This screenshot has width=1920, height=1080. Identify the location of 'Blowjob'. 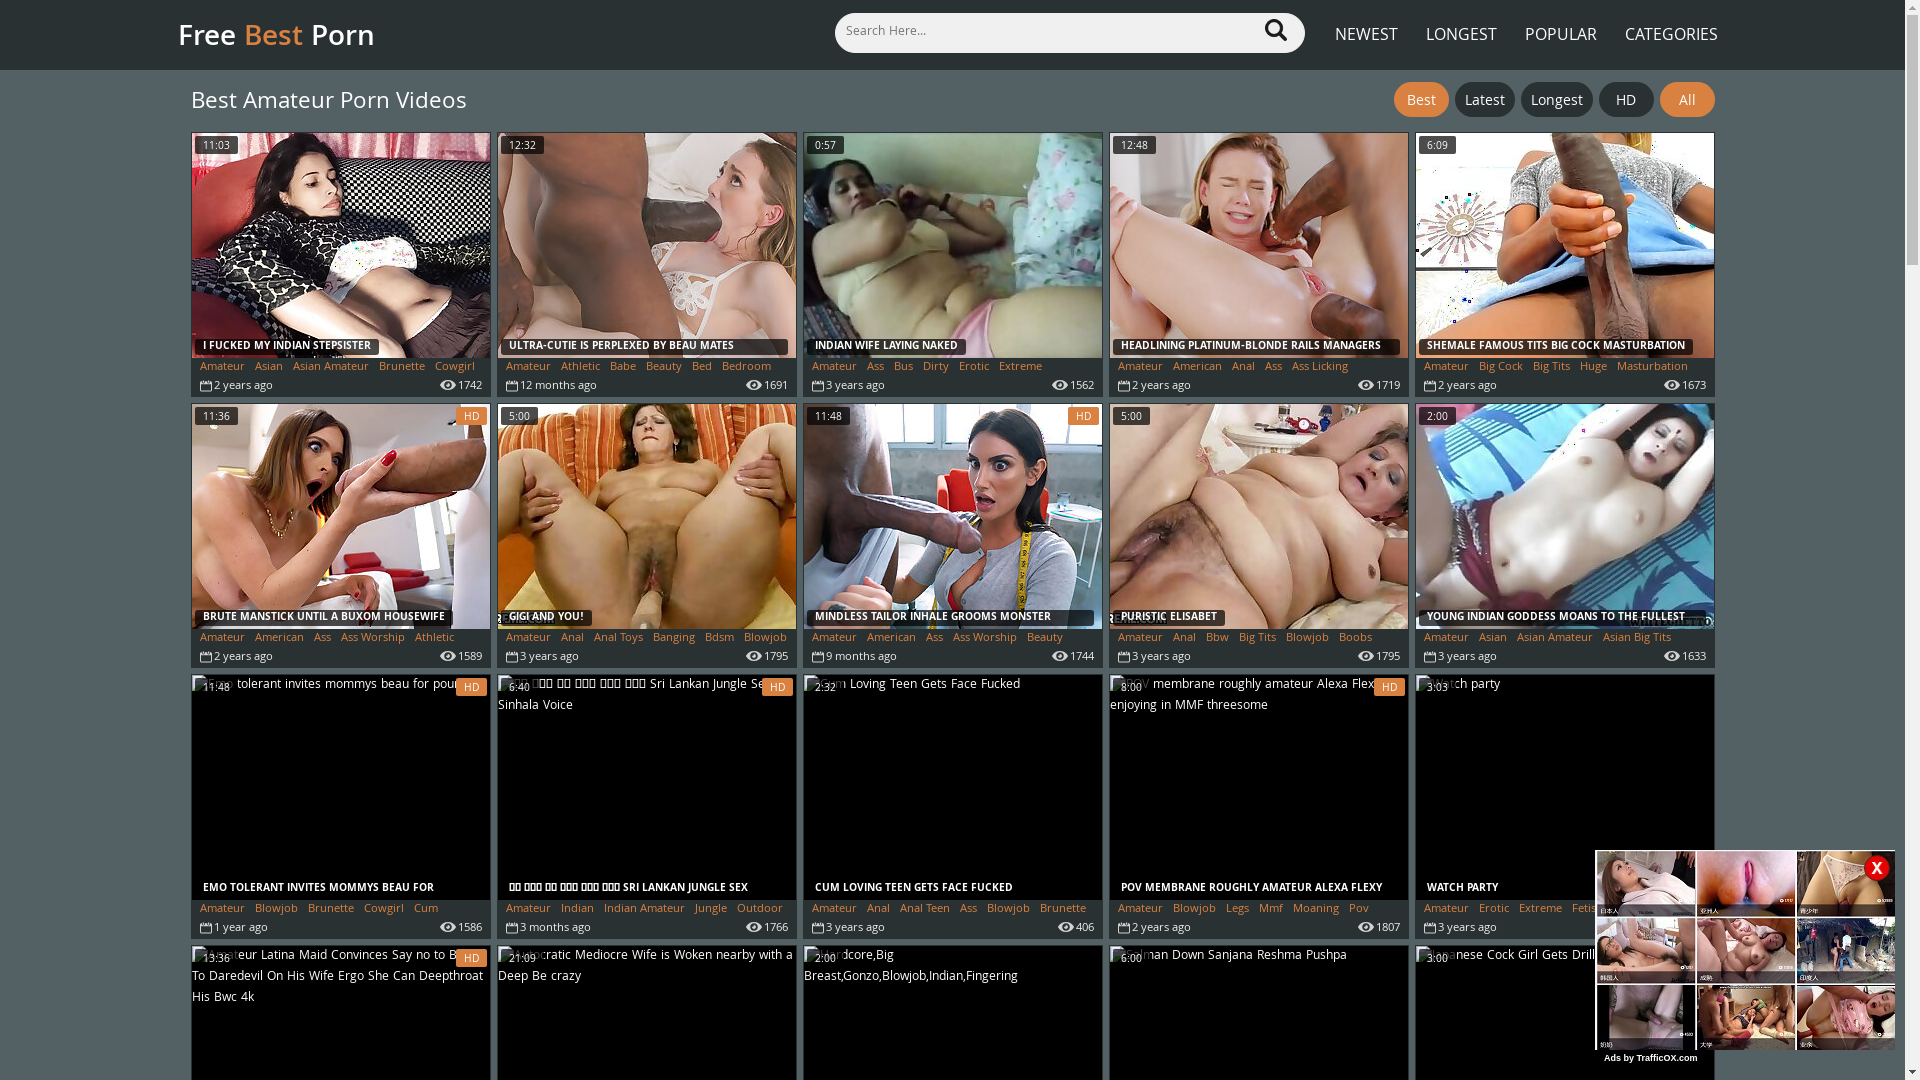
(1307, 638).